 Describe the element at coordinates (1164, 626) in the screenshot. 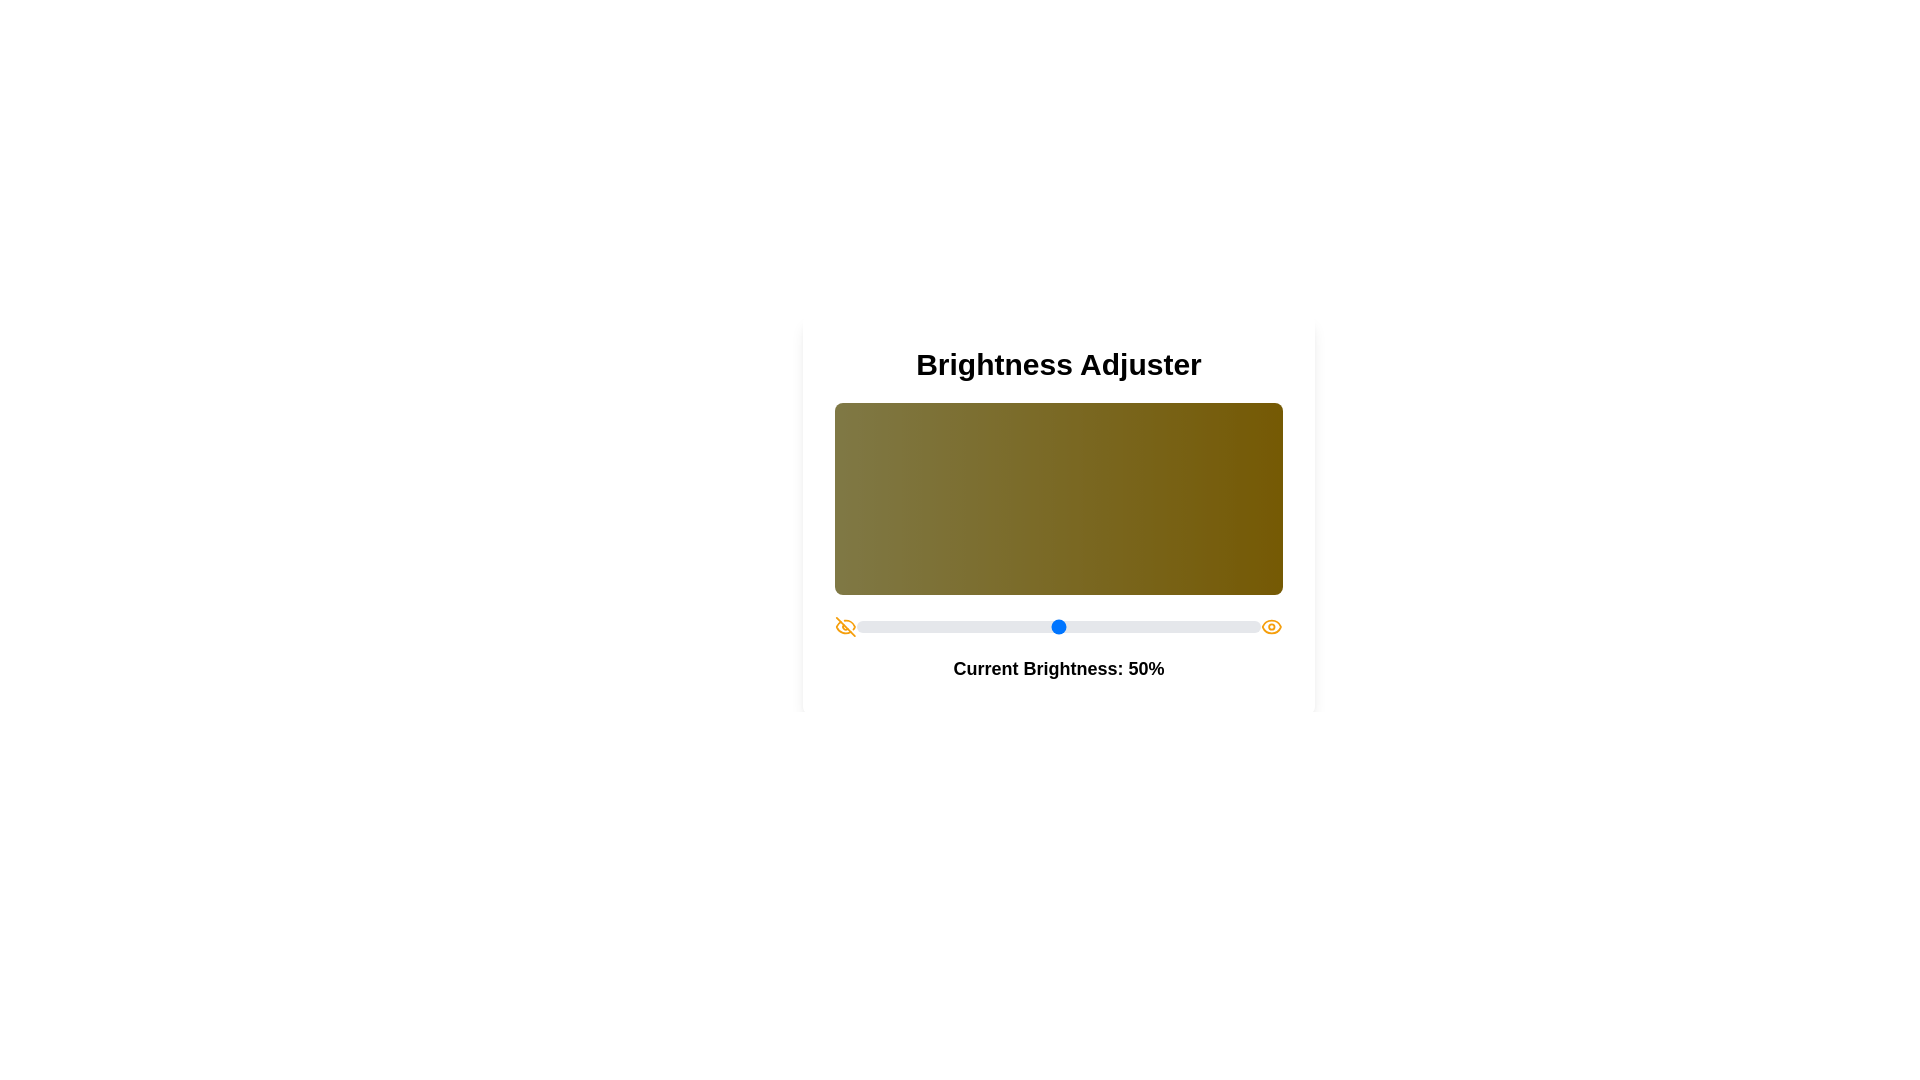

I see `the brightness slider to set the brightness to 76%` at that location.